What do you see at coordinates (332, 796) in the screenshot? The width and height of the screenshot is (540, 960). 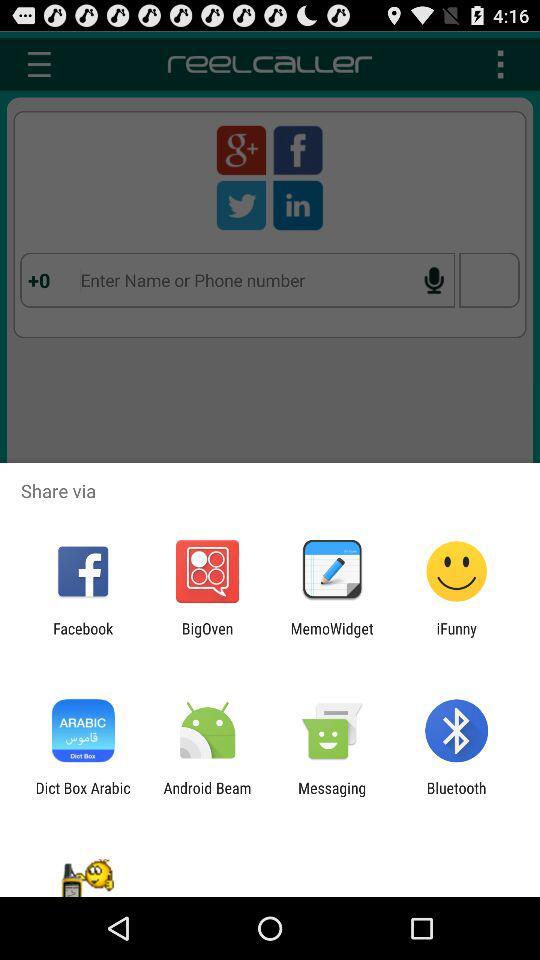 I see `the item to the right of the android beam` at bounding box center [332, 796].